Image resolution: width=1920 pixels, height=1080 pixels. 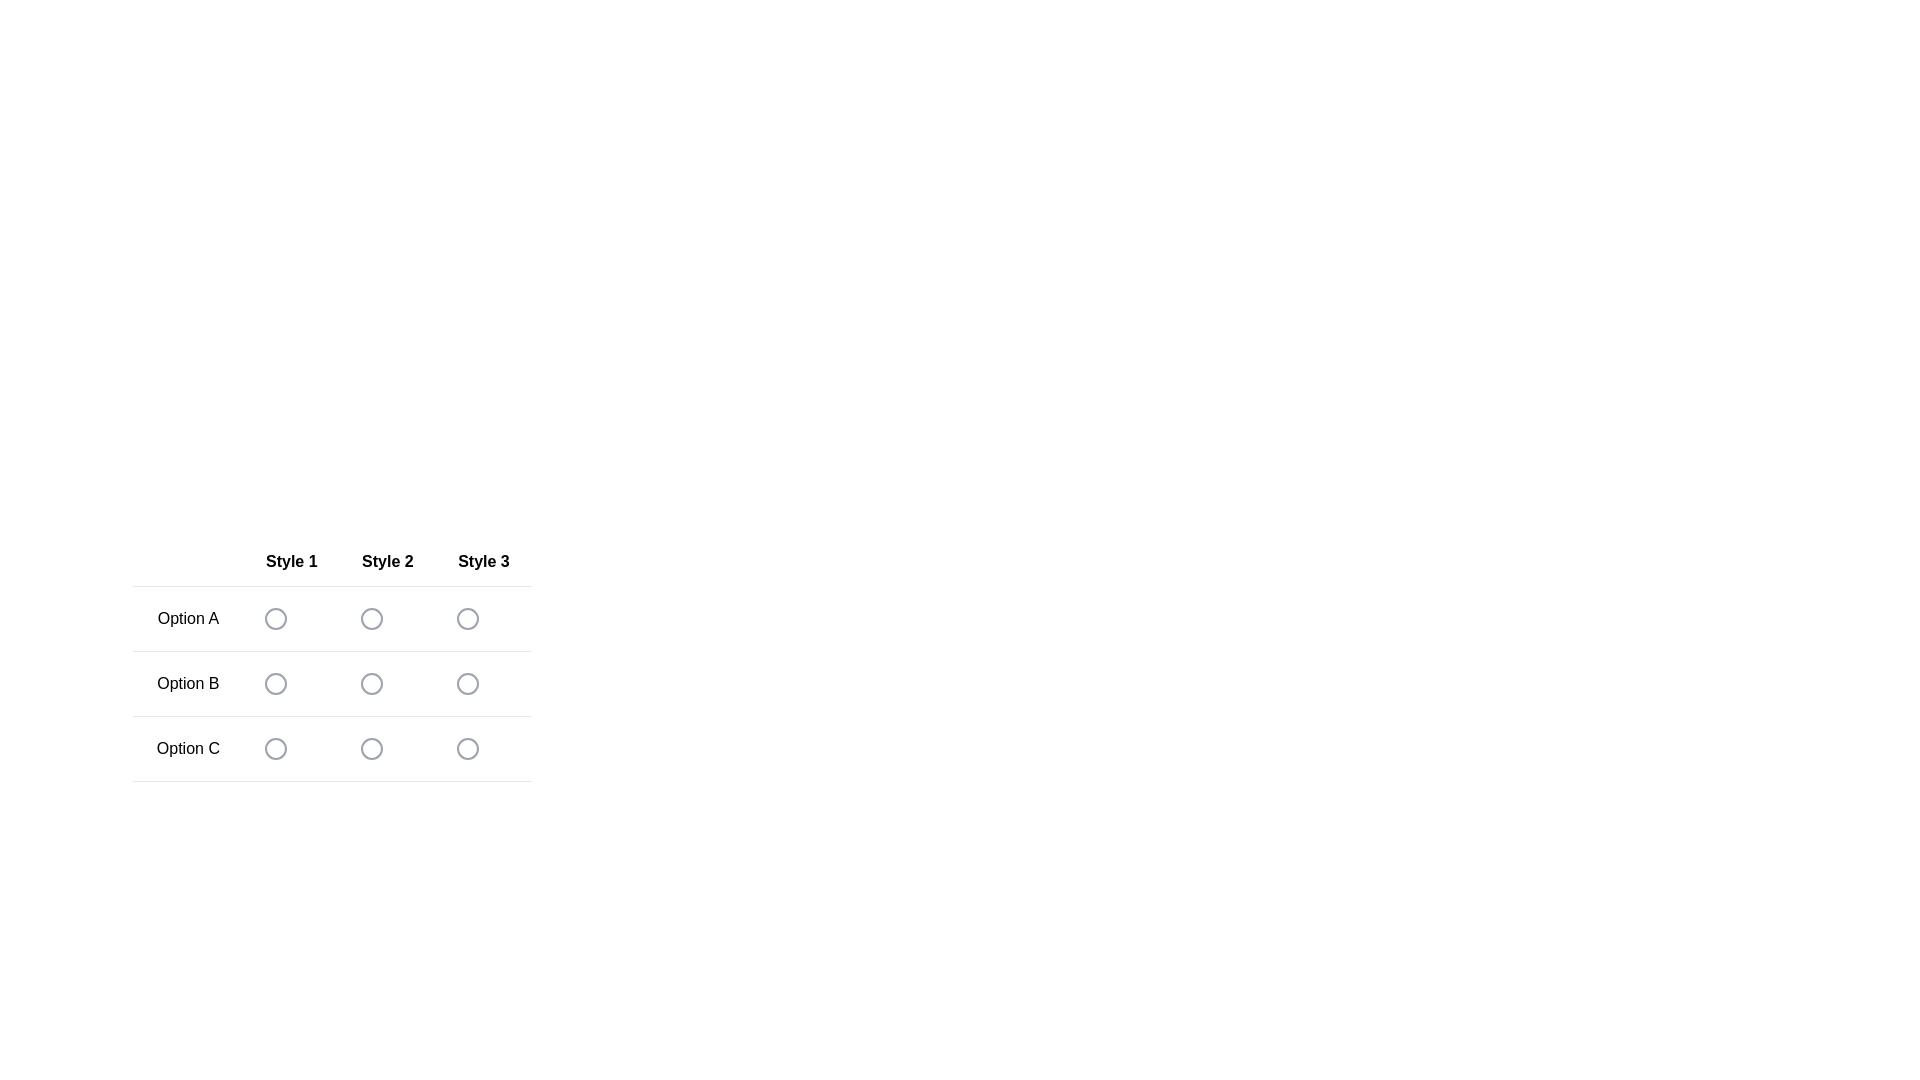 I want to click on the radio button corresponding to 'Option B' in the second row and 'Style 2' in the second column, so click(x=332, y=689).